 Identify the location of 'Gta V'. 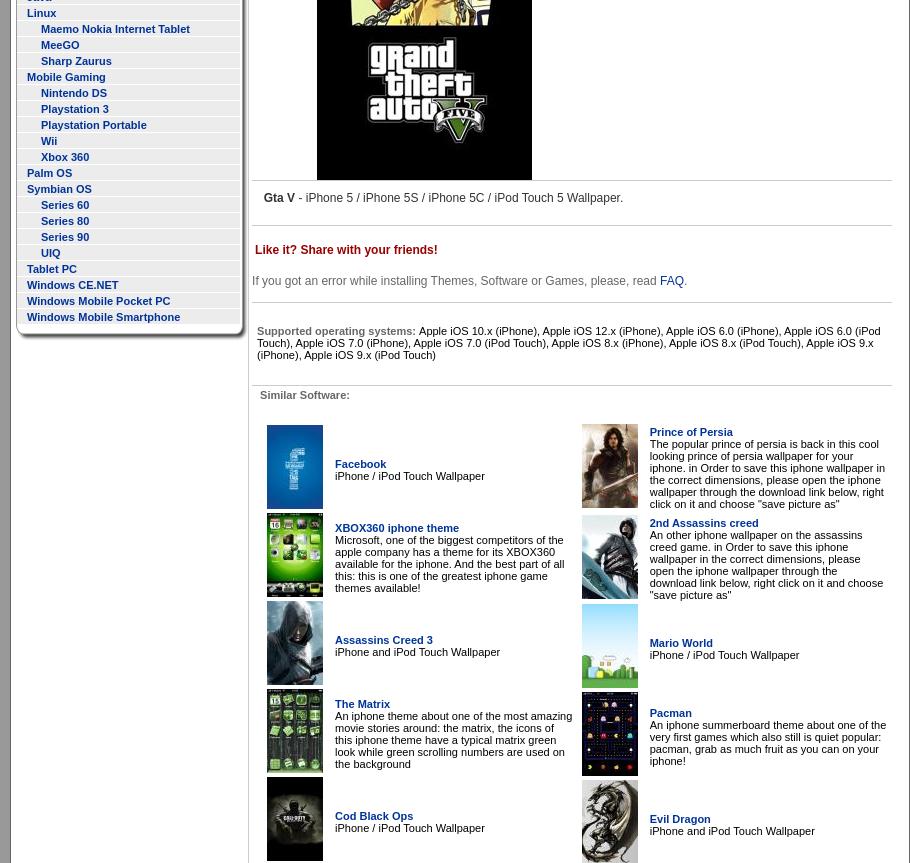
(278, 197).